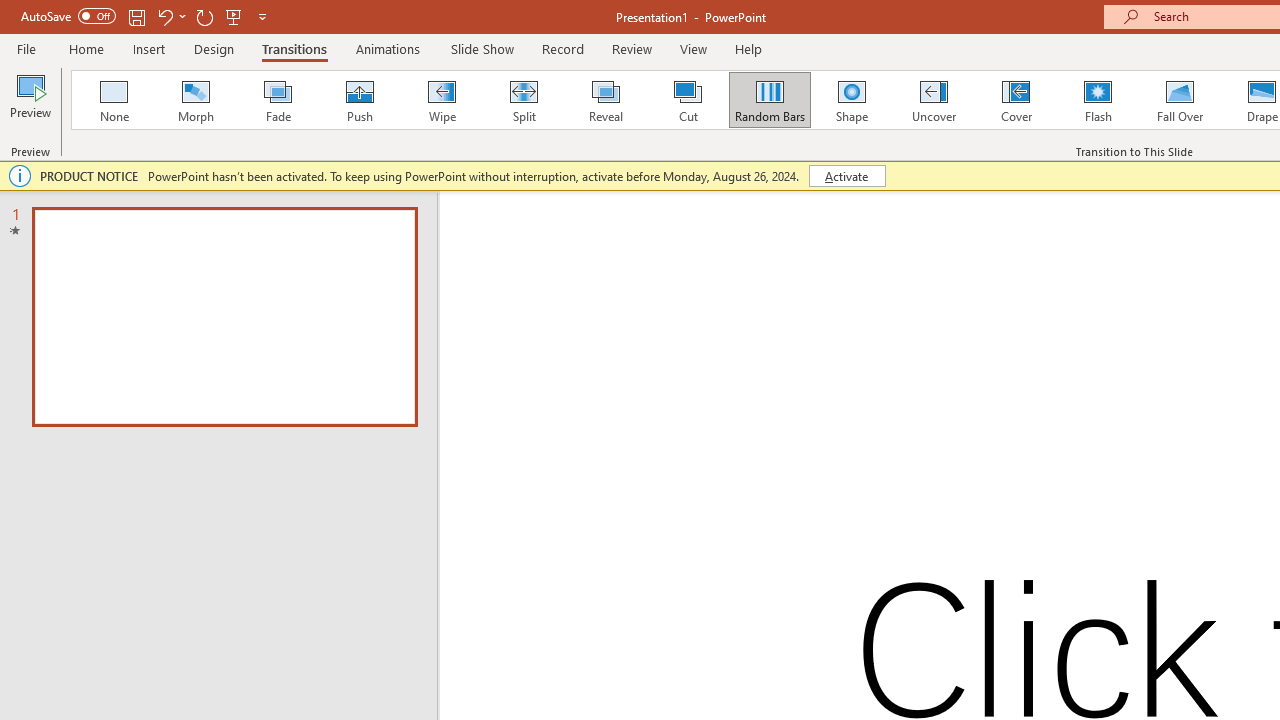 The image size is (1280, 720). I want to click on 'Uncover', so click(933, 100).